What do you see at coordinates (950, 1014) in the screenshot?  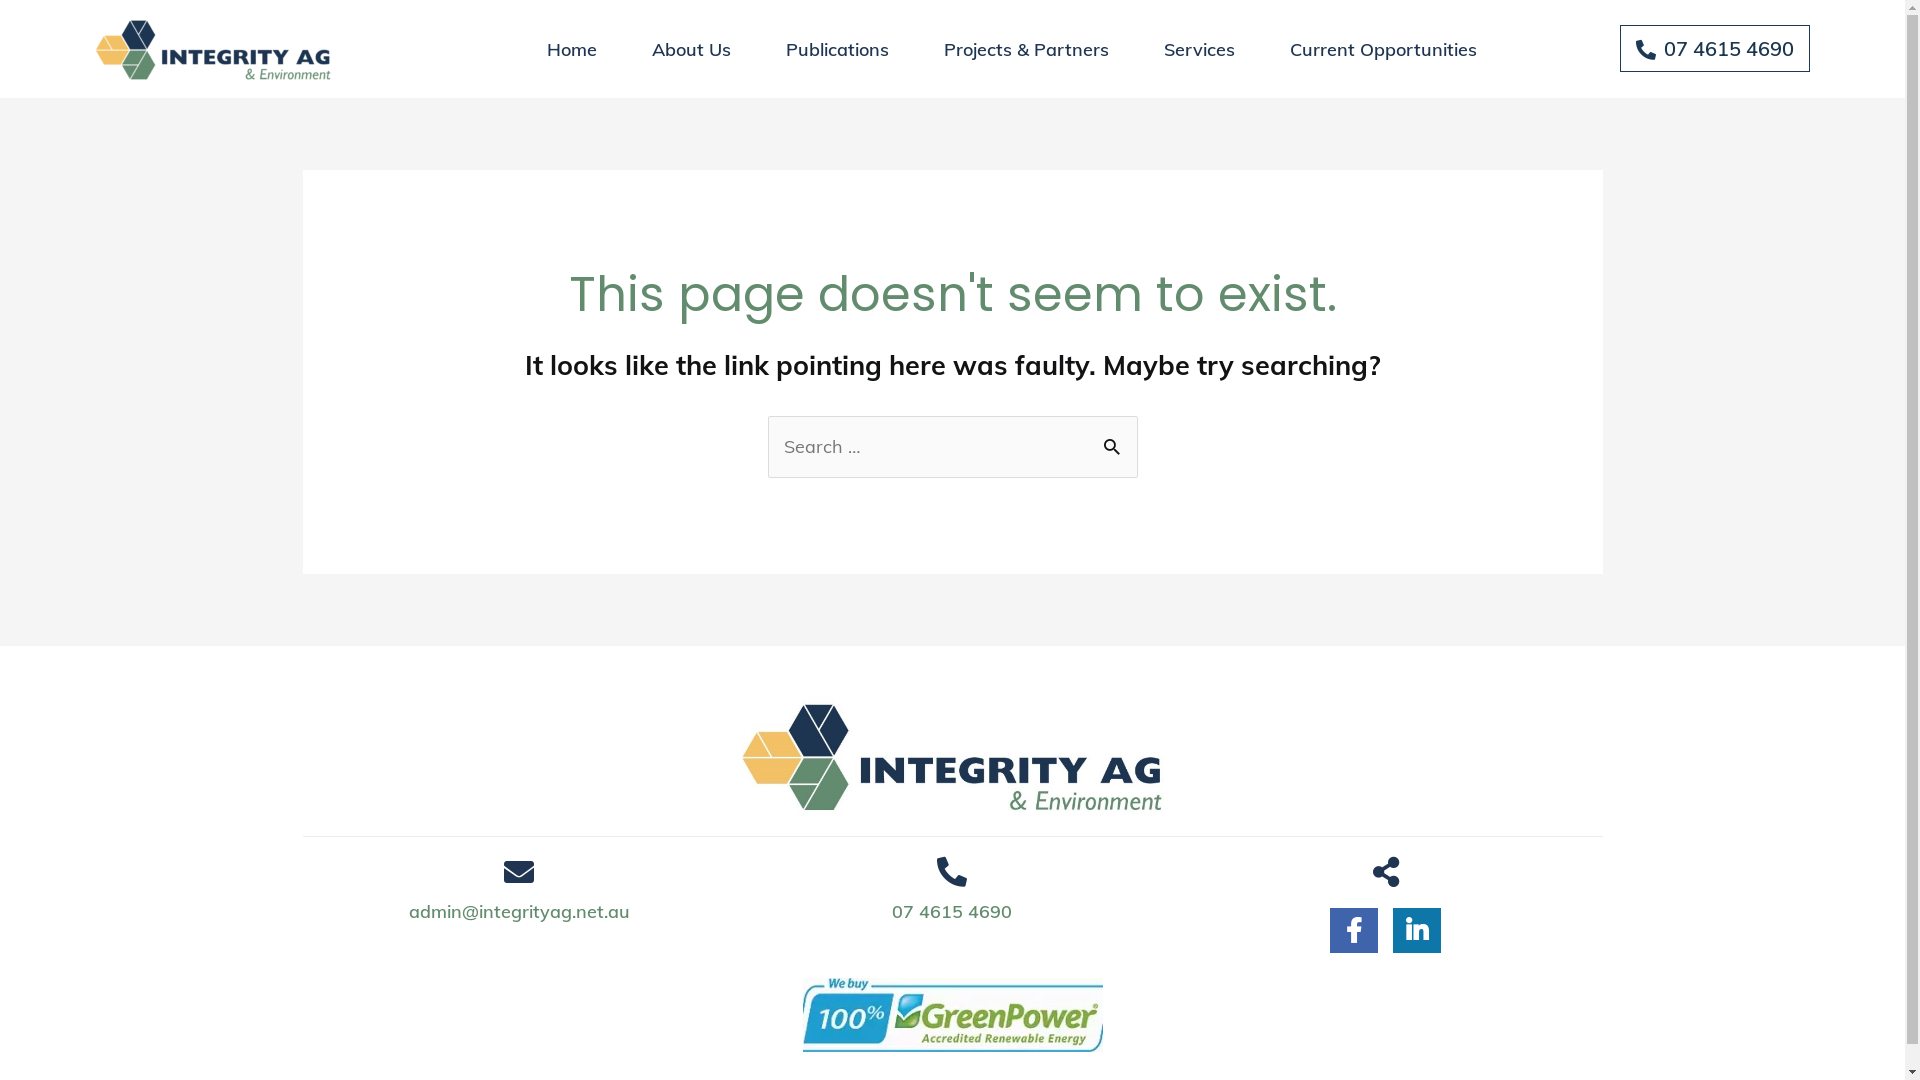 I see `'Green power'` at bounding box center [950, 1014].